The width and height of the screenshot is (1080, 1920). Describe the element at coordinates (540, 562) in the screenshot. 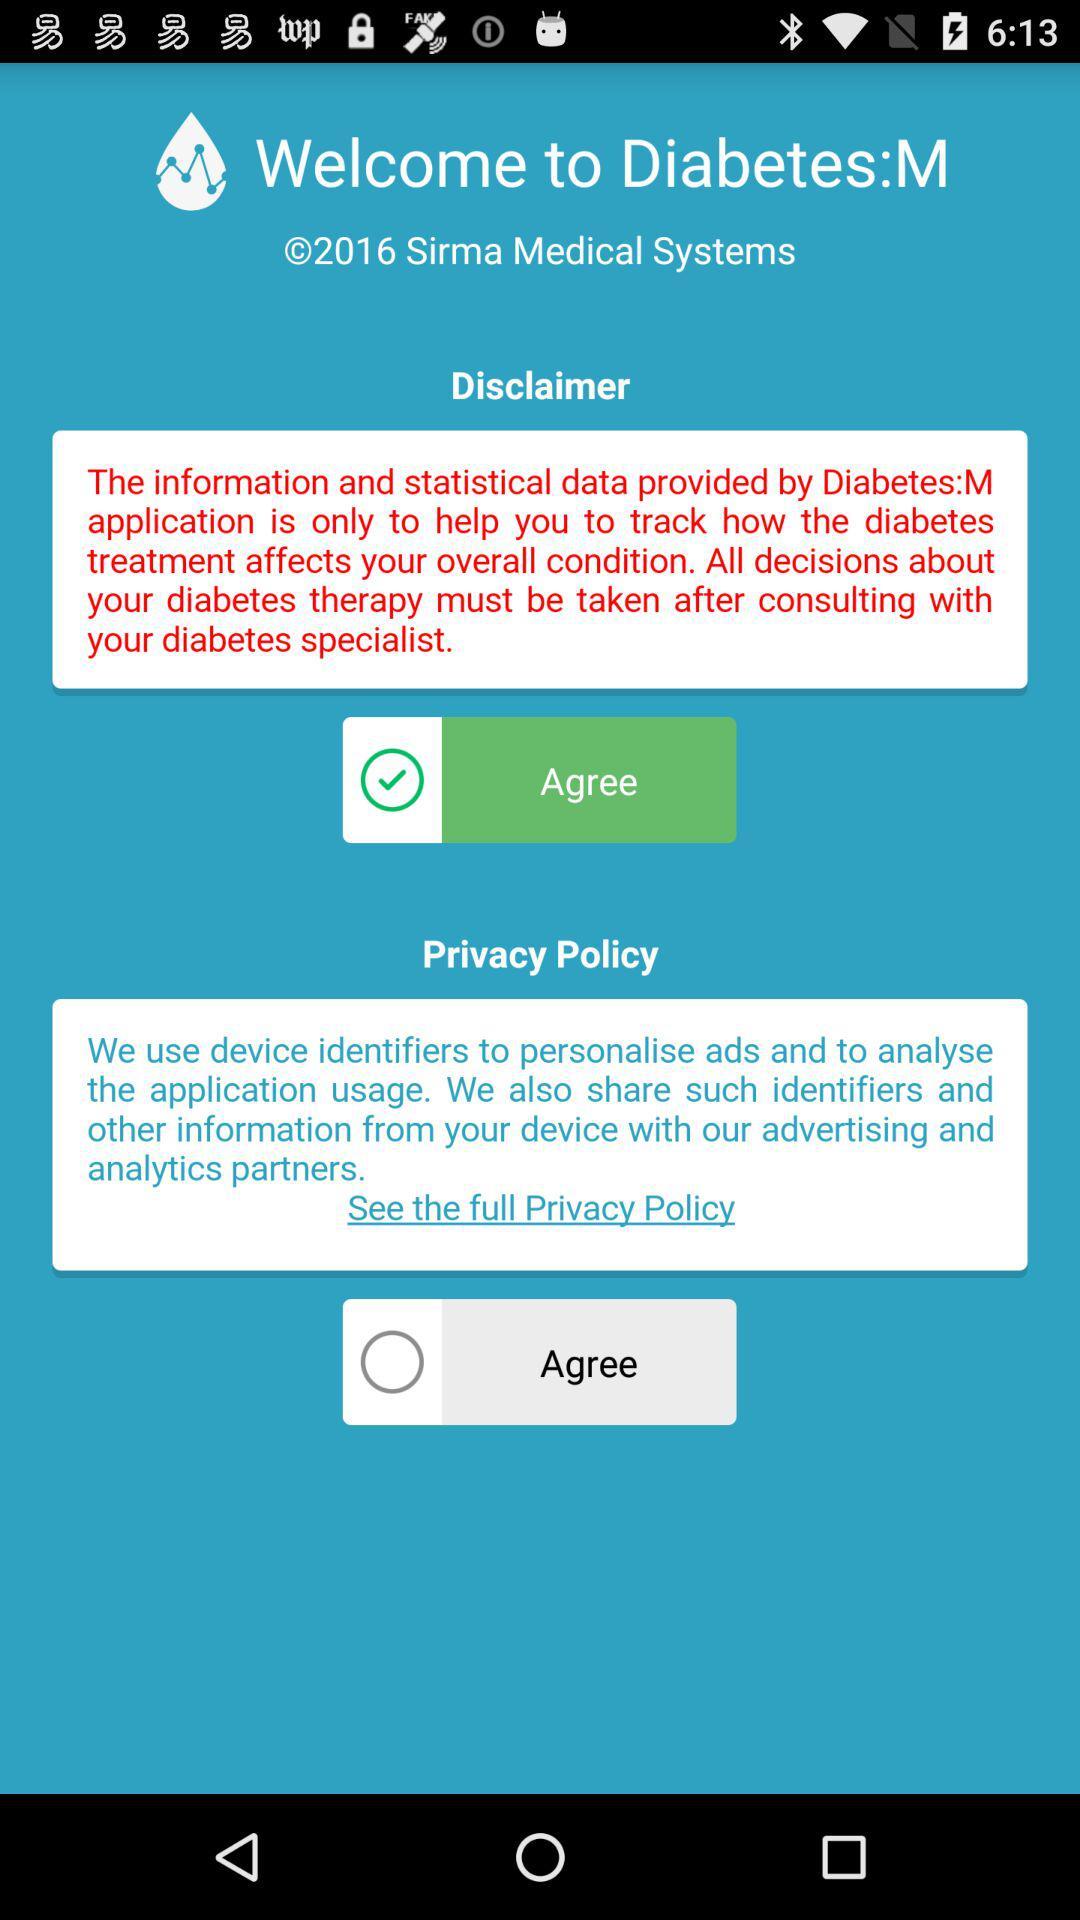

I see `open disclaimer` at that location.